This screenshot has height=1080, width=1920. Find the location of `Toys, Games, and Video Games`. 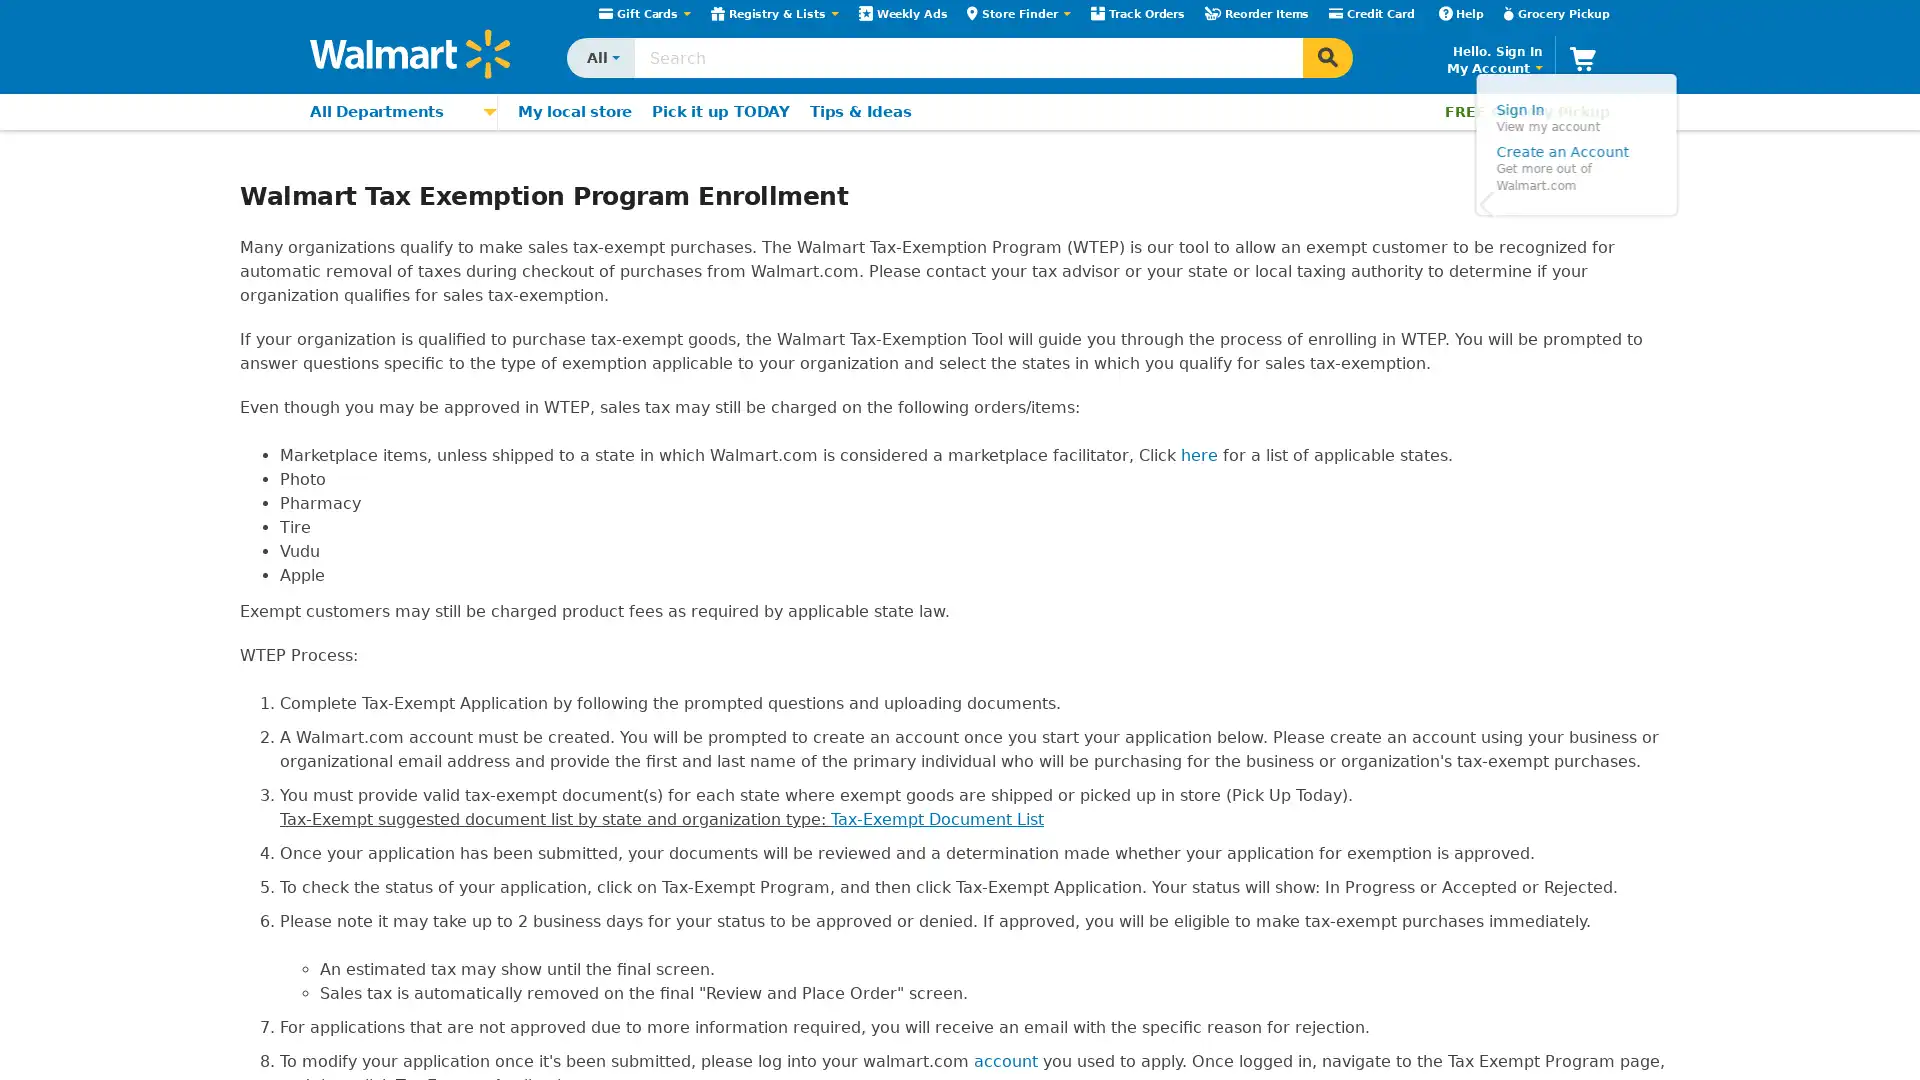

Toys, Games, and Video Games is located at coordinates (388, 374).